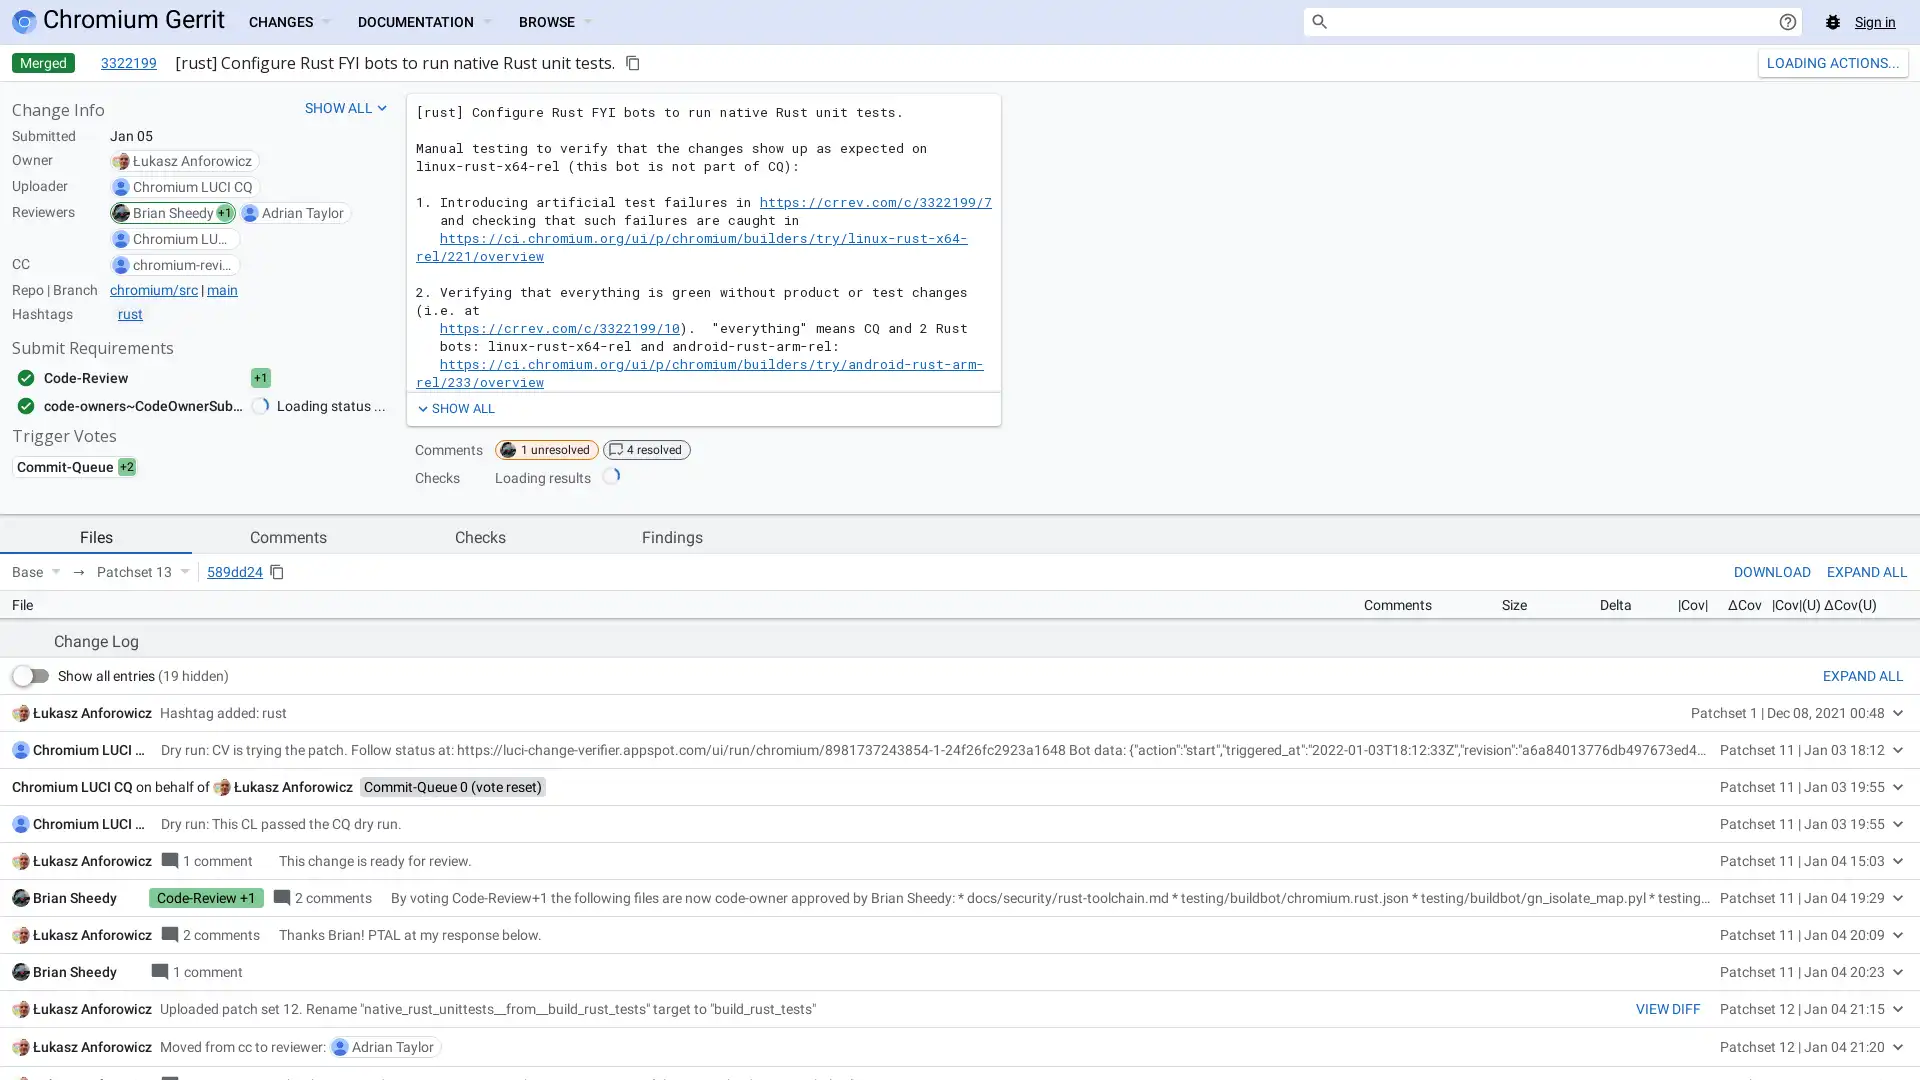  Describe the element at coordinates (91, 1026) in the screenshot. I see `Chromium LUCI CQ` at that location.